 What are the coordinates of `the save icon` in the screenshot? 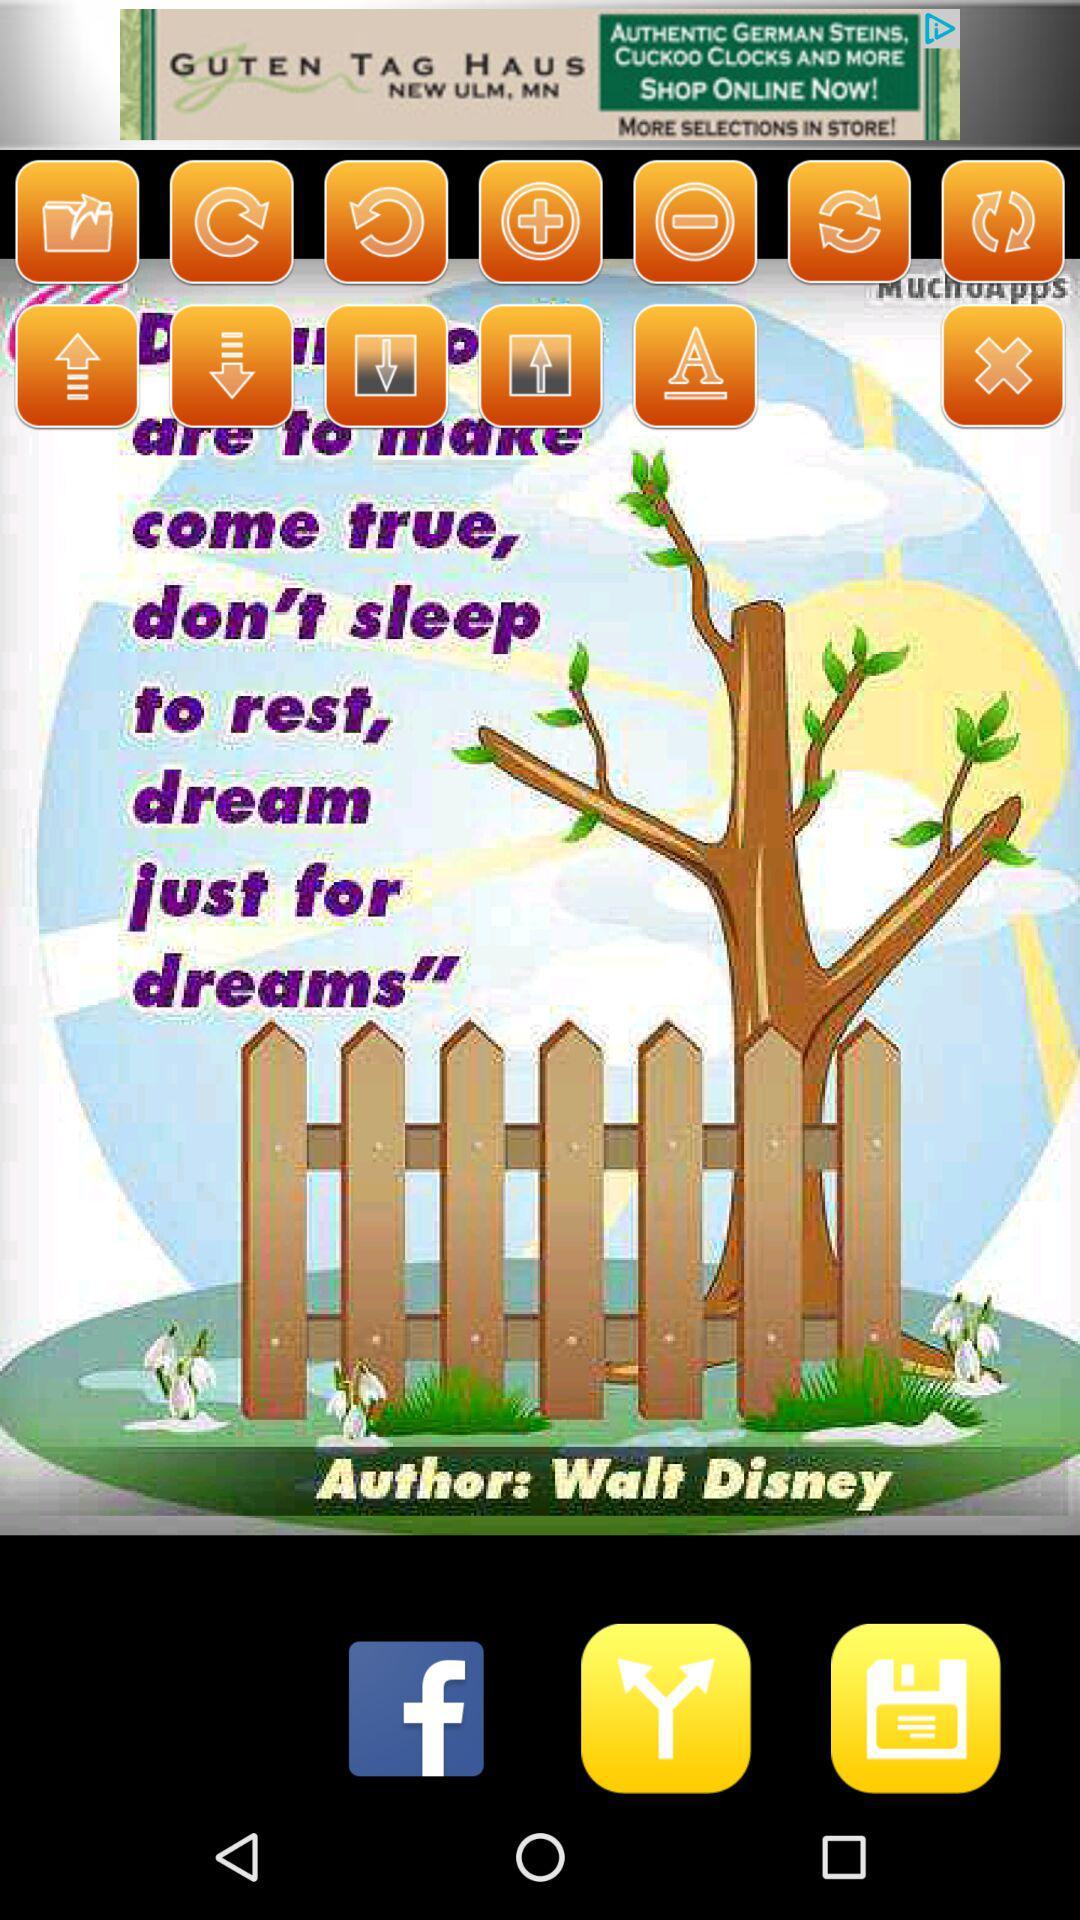 It's located at (916, 1828).